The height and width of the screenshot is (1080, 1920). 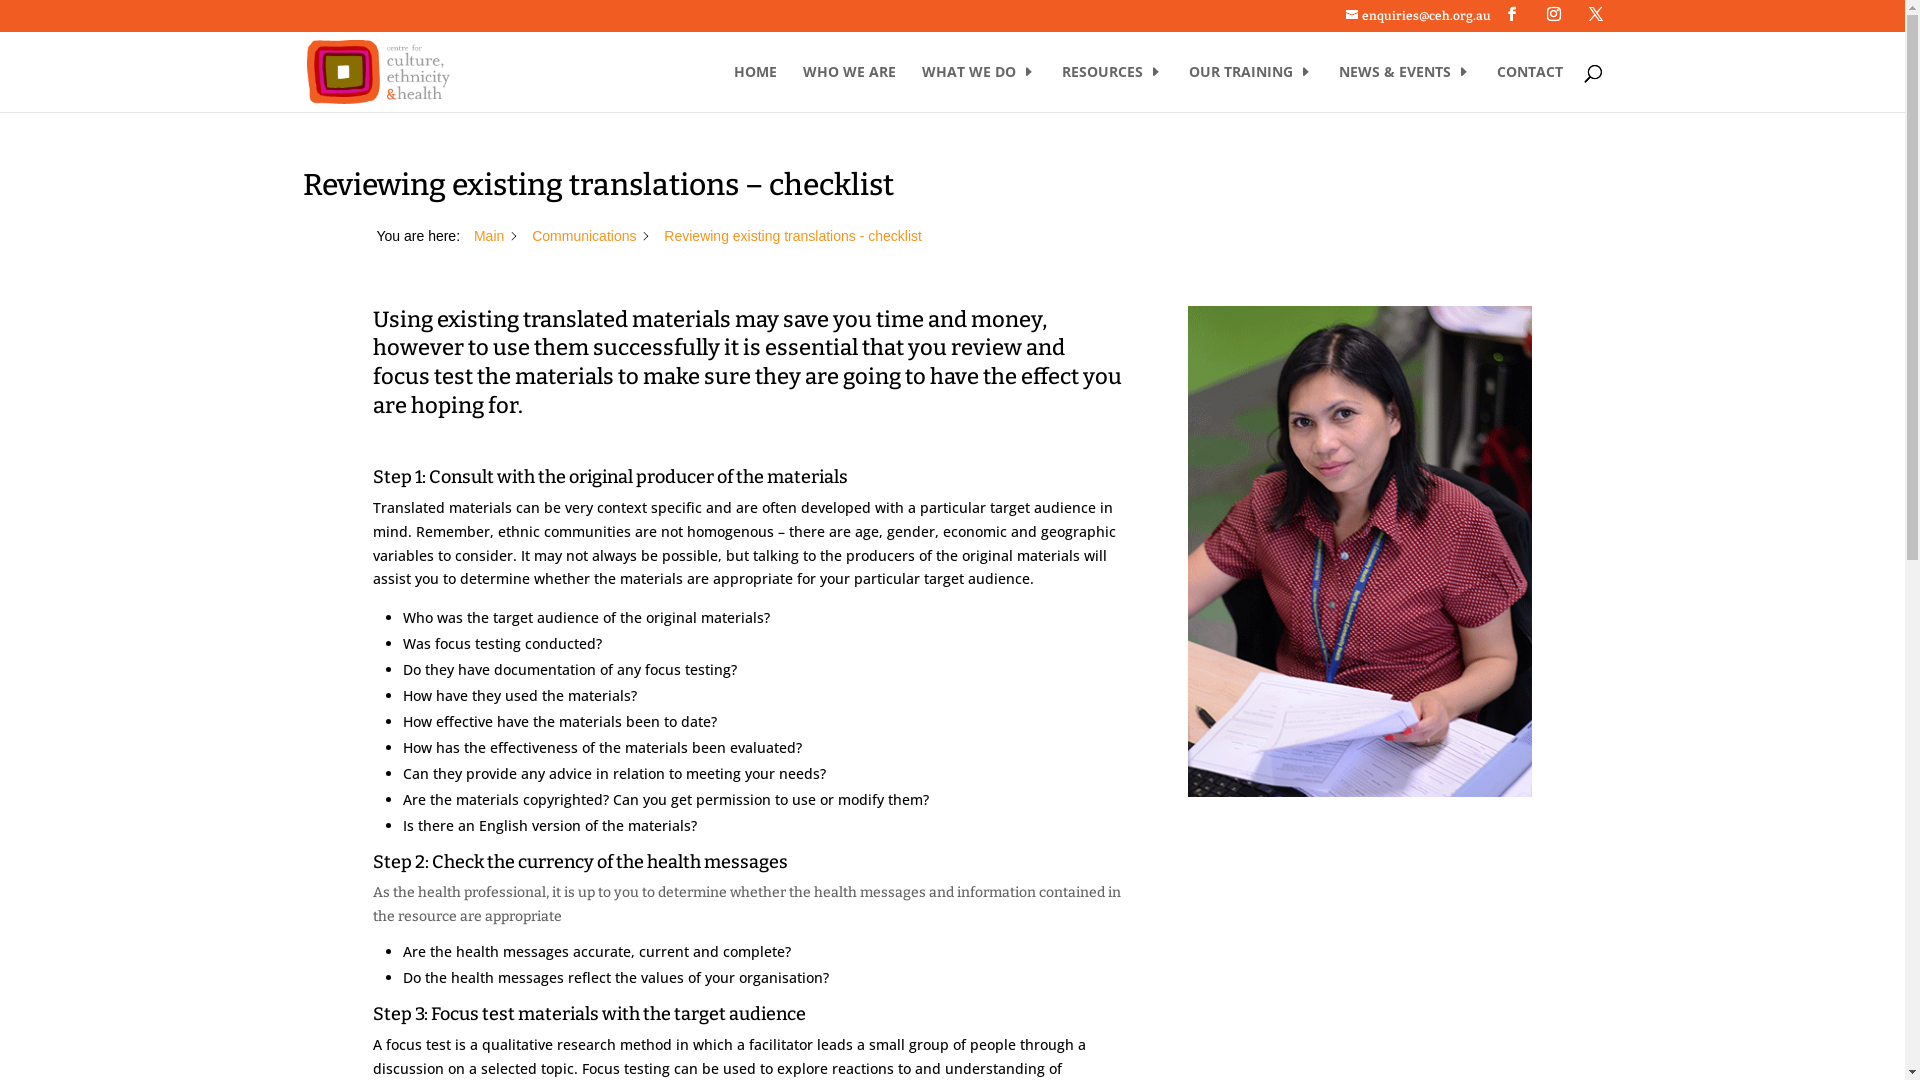 I want to click on 'HOME', so click(x=754, y=87).